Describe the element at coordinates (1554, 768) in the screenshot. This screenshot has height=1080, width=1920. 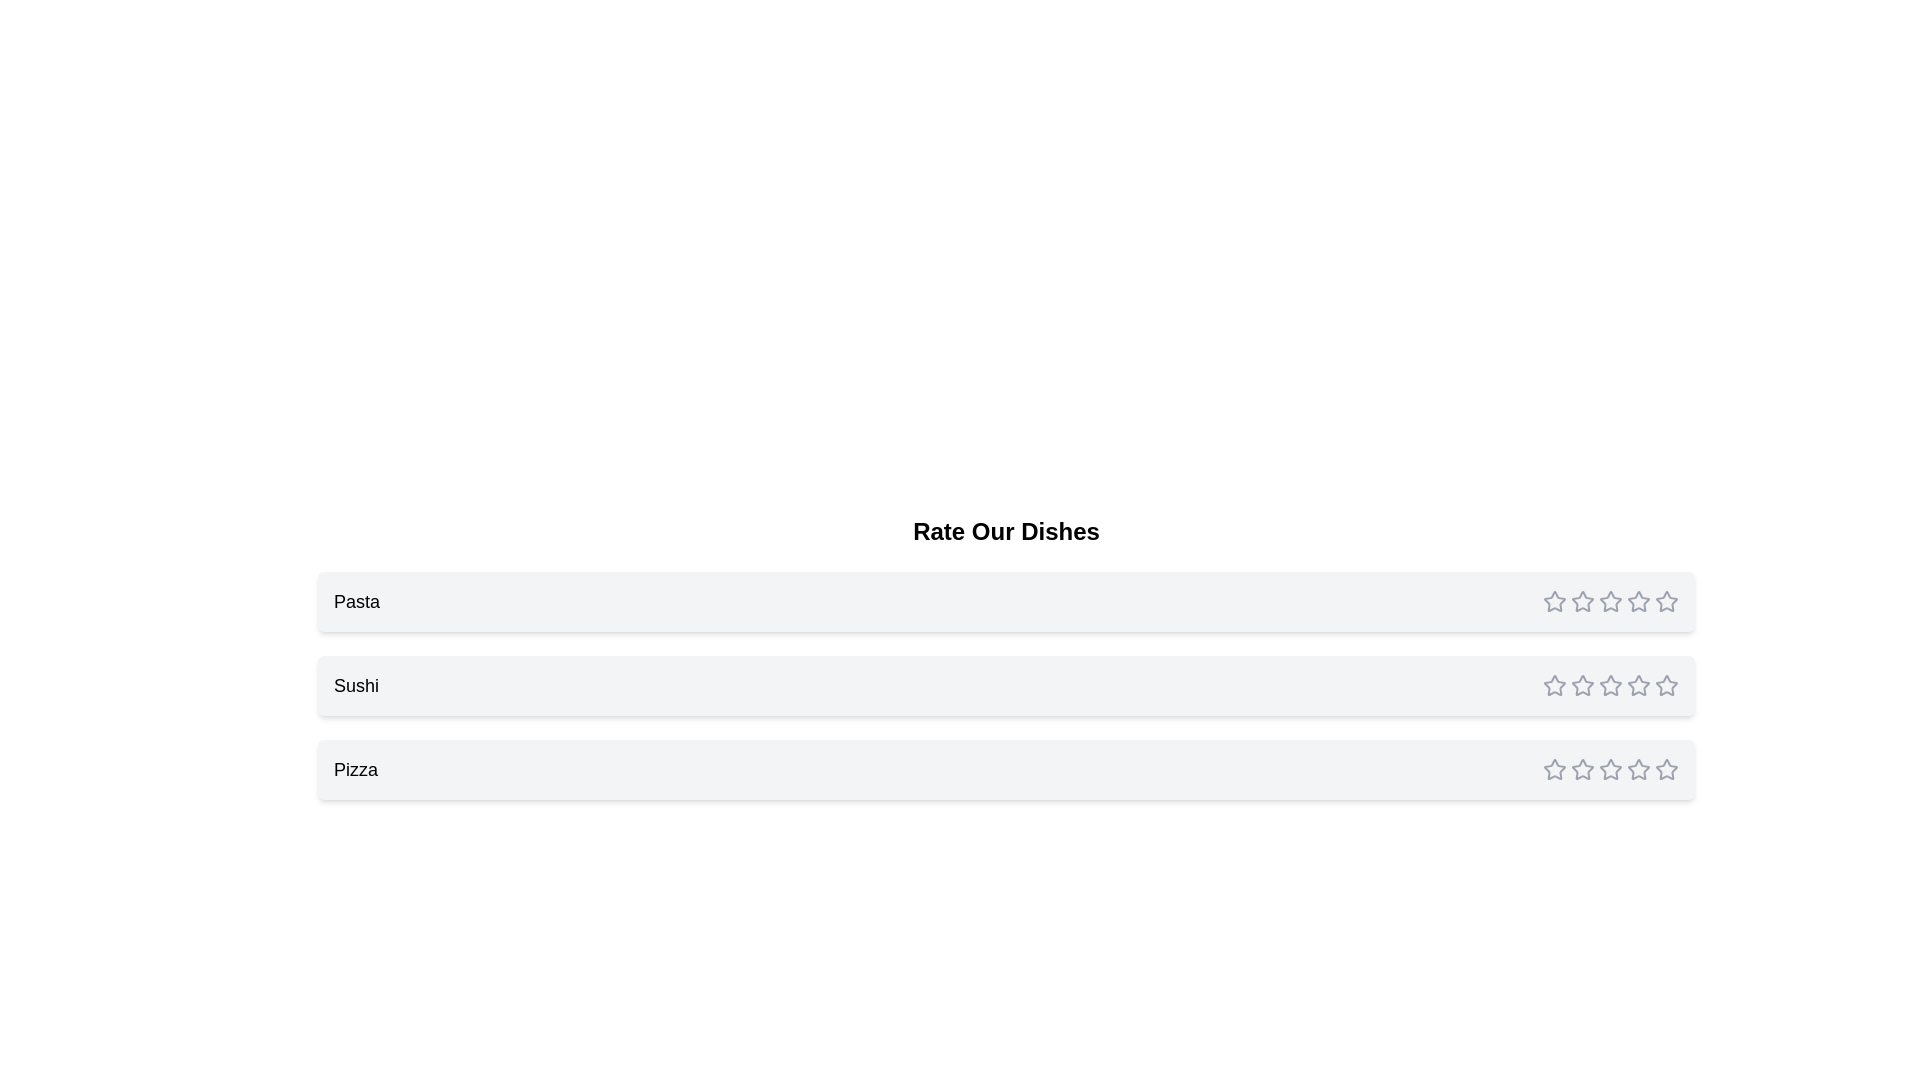
I see `the first rating star icon for 'Pizza' to change its visual state` at that location.